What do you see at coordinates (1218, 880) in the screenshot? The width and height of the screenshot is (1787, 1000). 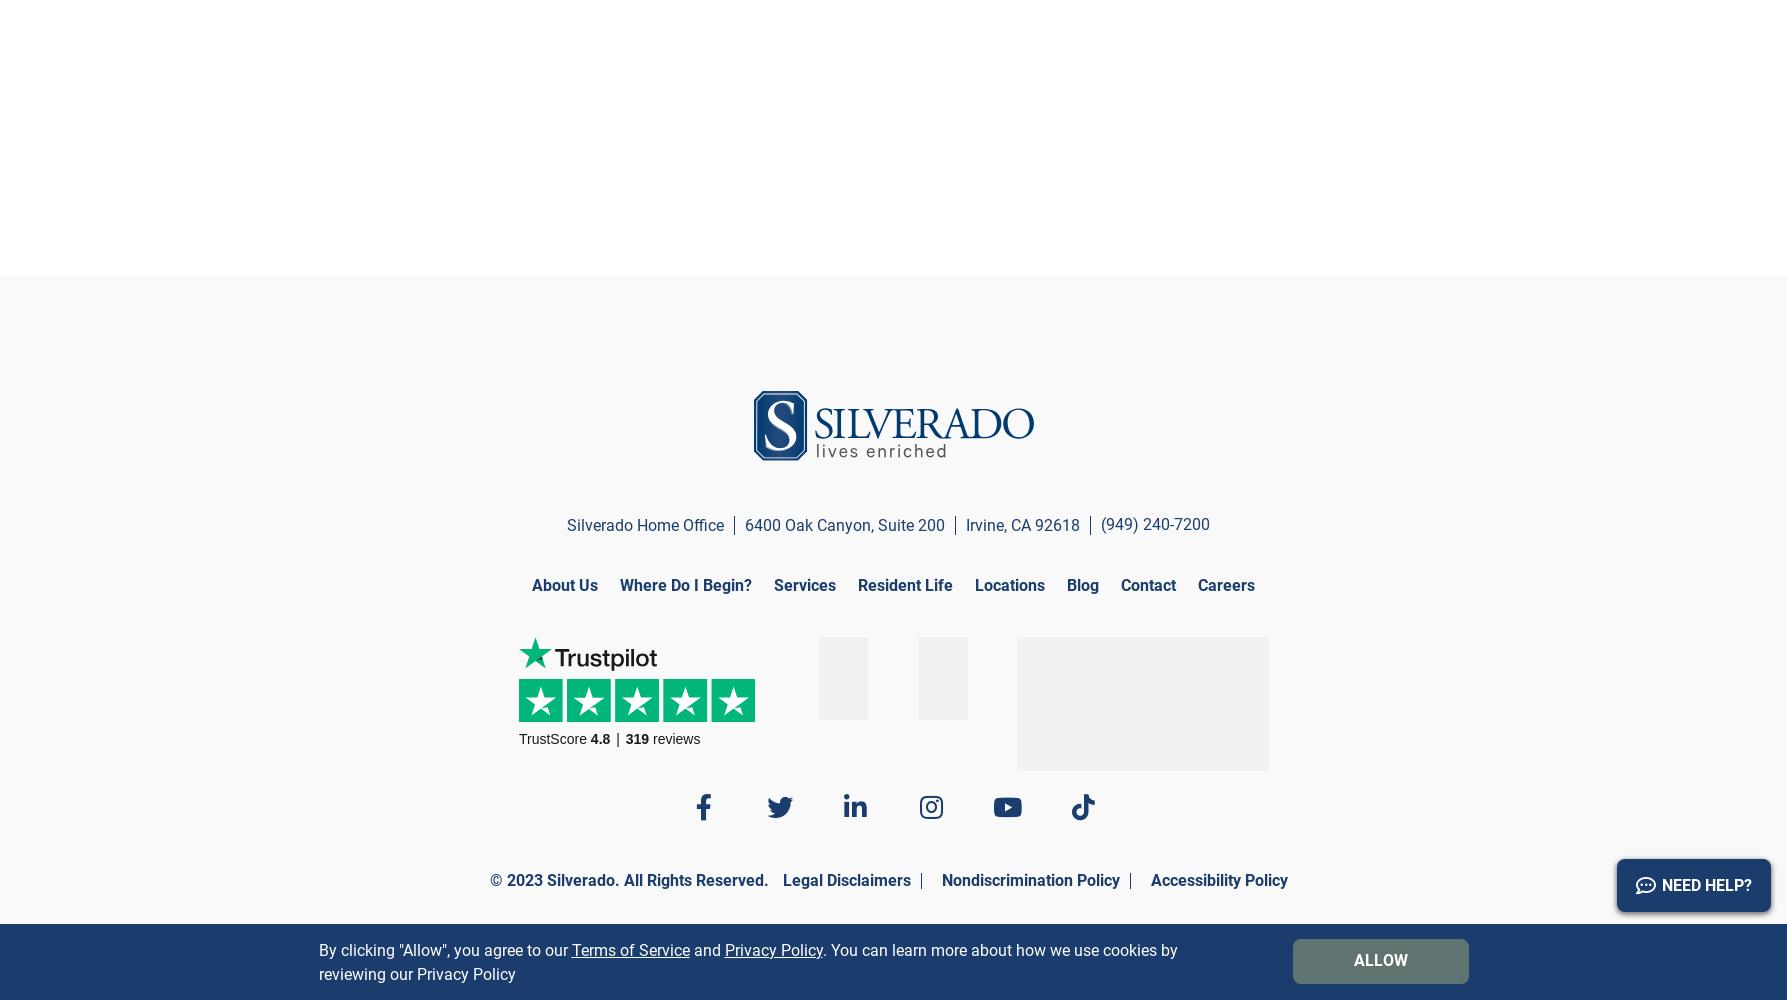 I see `'Accessibility Policy'` at bounding box center [1218, 880].